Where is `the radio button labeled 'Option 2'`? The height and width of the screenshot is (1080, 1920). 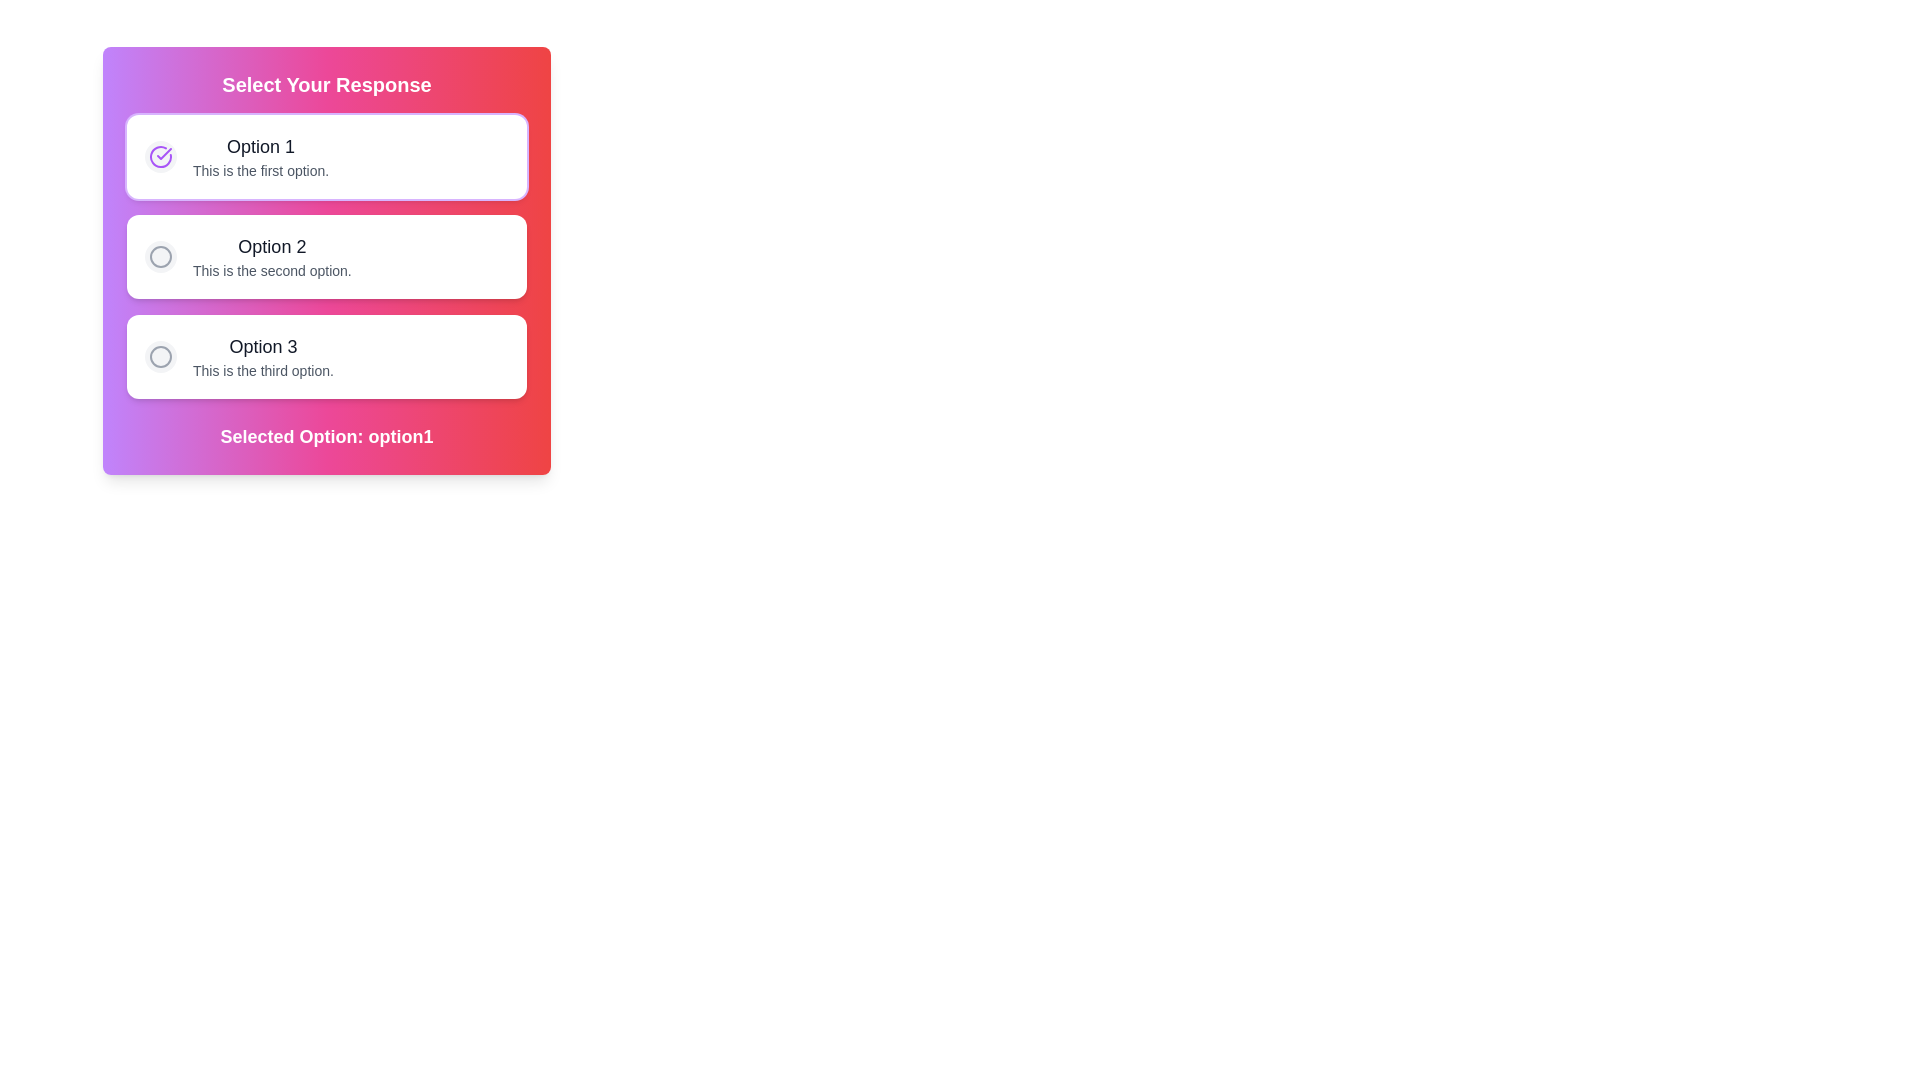
the radio button labeled 'Option 2' is located at coordinates (326, 260).